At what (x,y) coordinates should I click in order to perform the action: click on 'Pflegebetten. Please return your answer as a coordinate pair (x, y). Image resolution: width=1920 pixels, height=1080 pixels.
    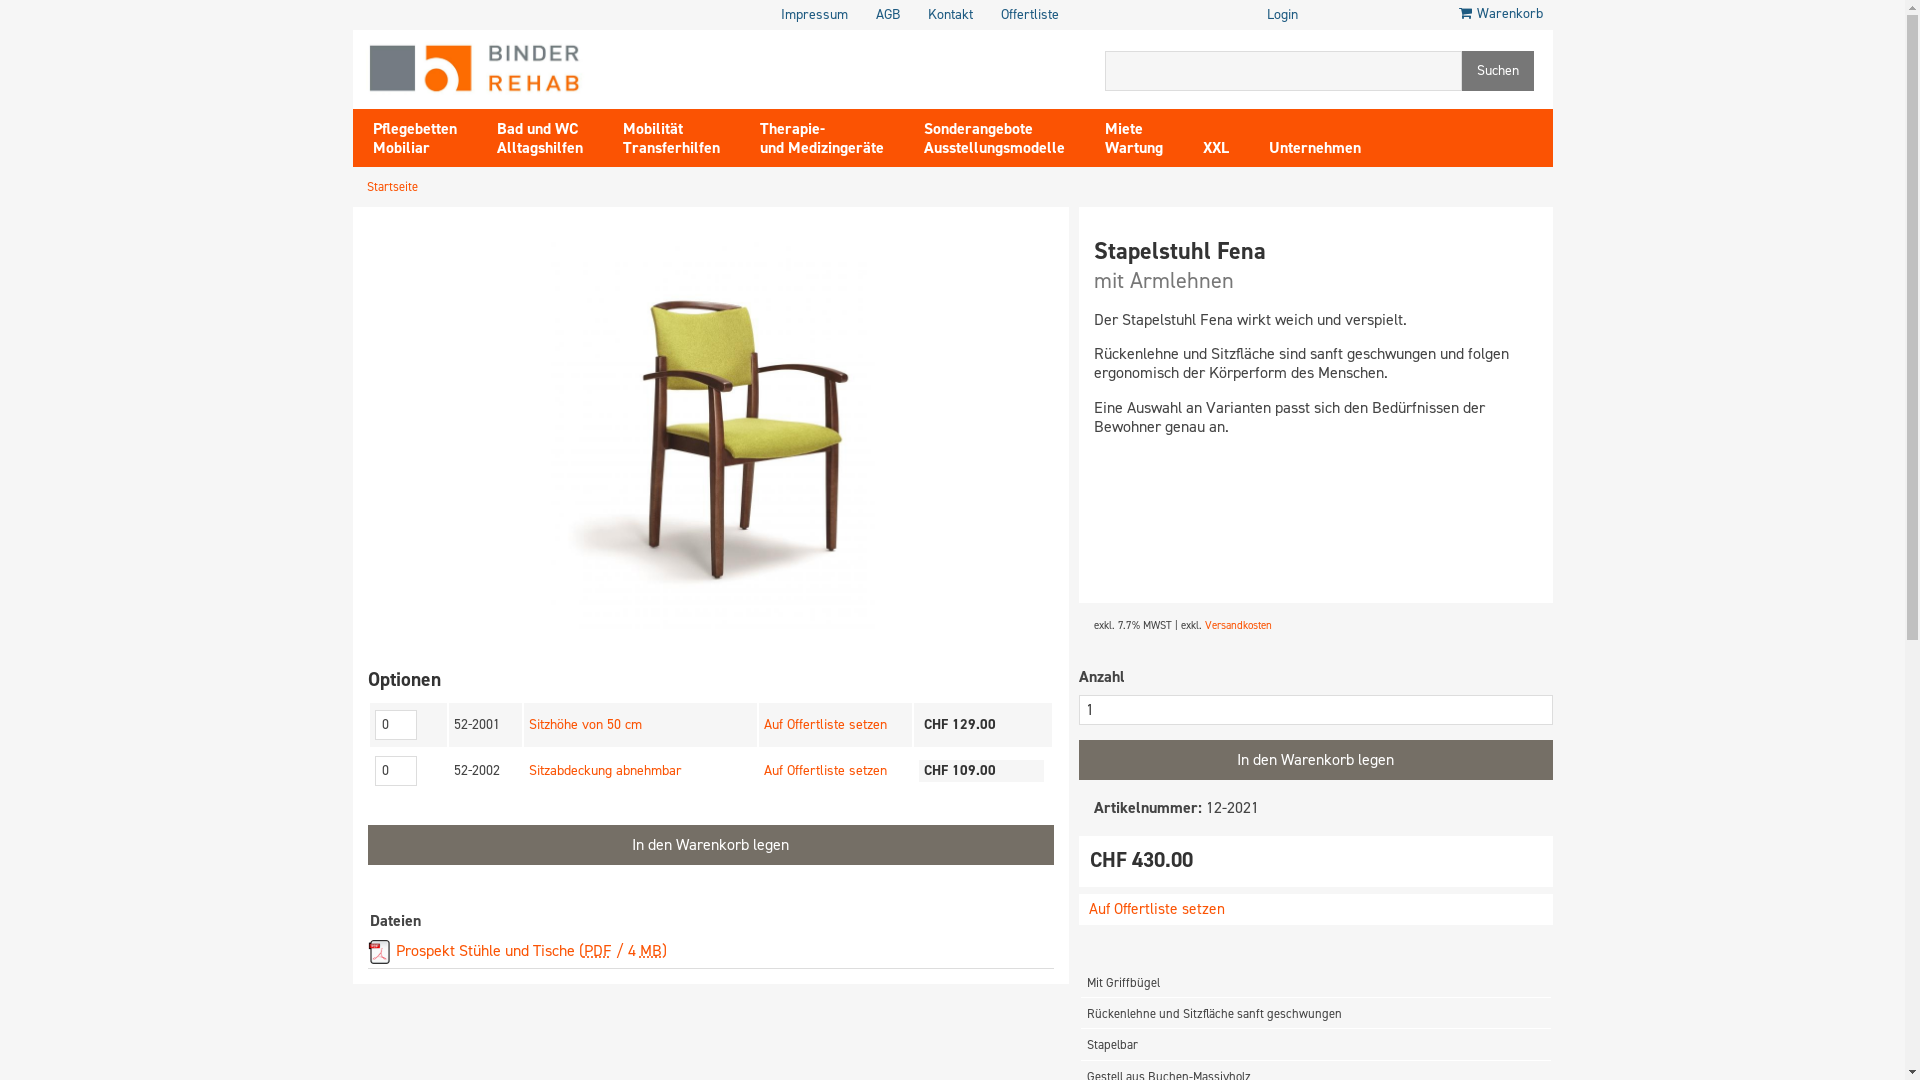
    Looking at the image, I should click on (412, 136).